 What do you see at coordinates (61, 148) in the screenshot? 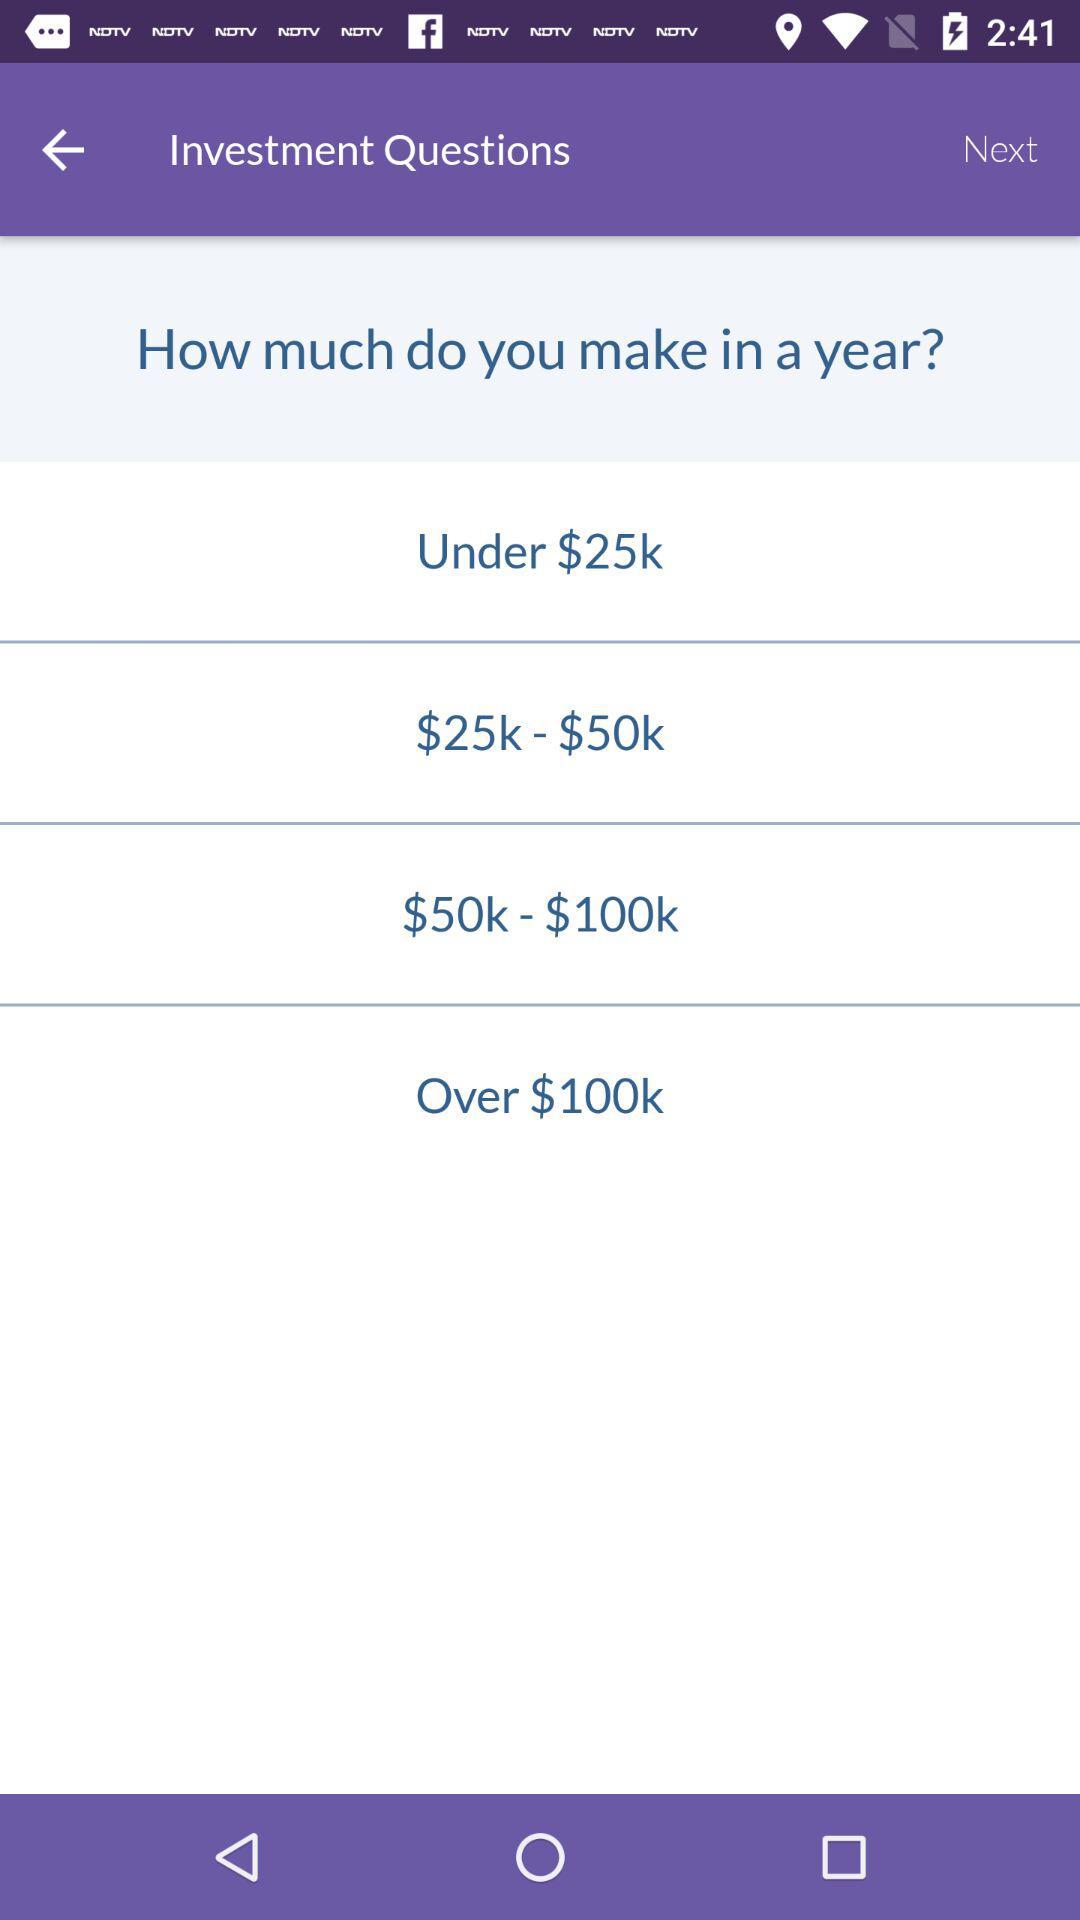
I see `the item at the top left corner` at bounding box center [61, 148].